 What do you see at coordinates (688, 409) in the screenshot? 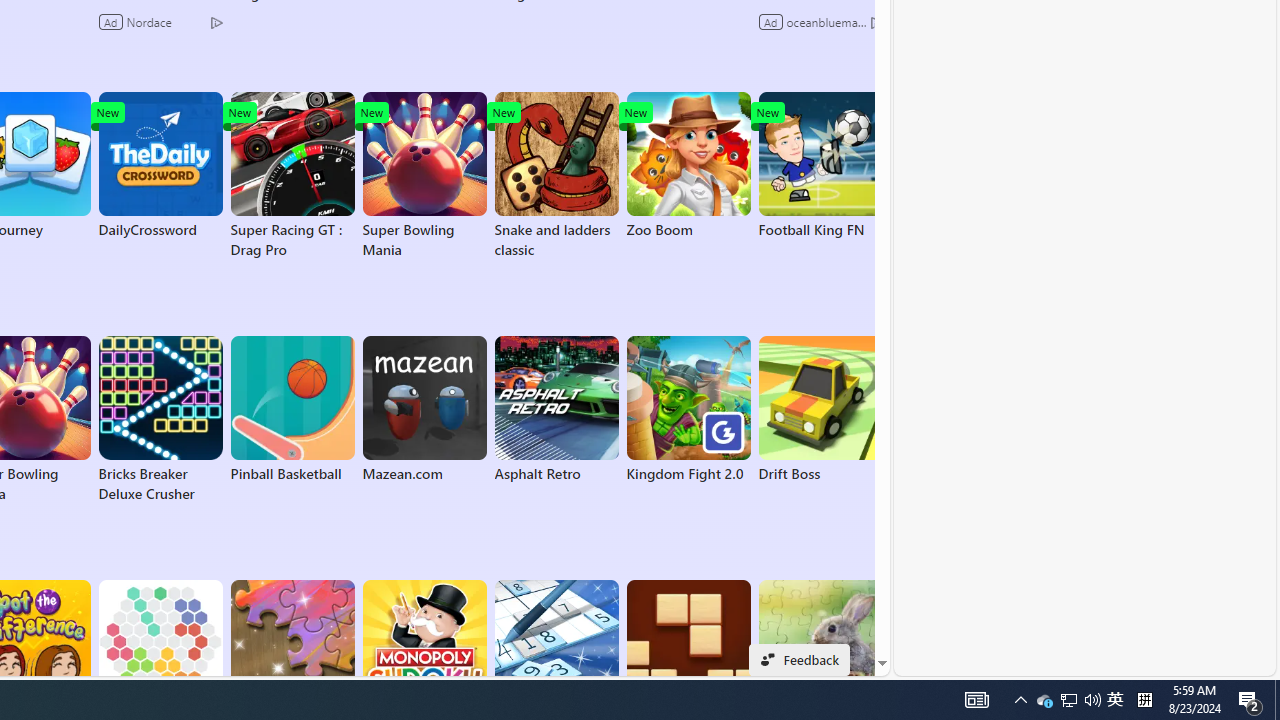
I see `'Kingdom Fight 2.0'` at bounding box center [688, 409].